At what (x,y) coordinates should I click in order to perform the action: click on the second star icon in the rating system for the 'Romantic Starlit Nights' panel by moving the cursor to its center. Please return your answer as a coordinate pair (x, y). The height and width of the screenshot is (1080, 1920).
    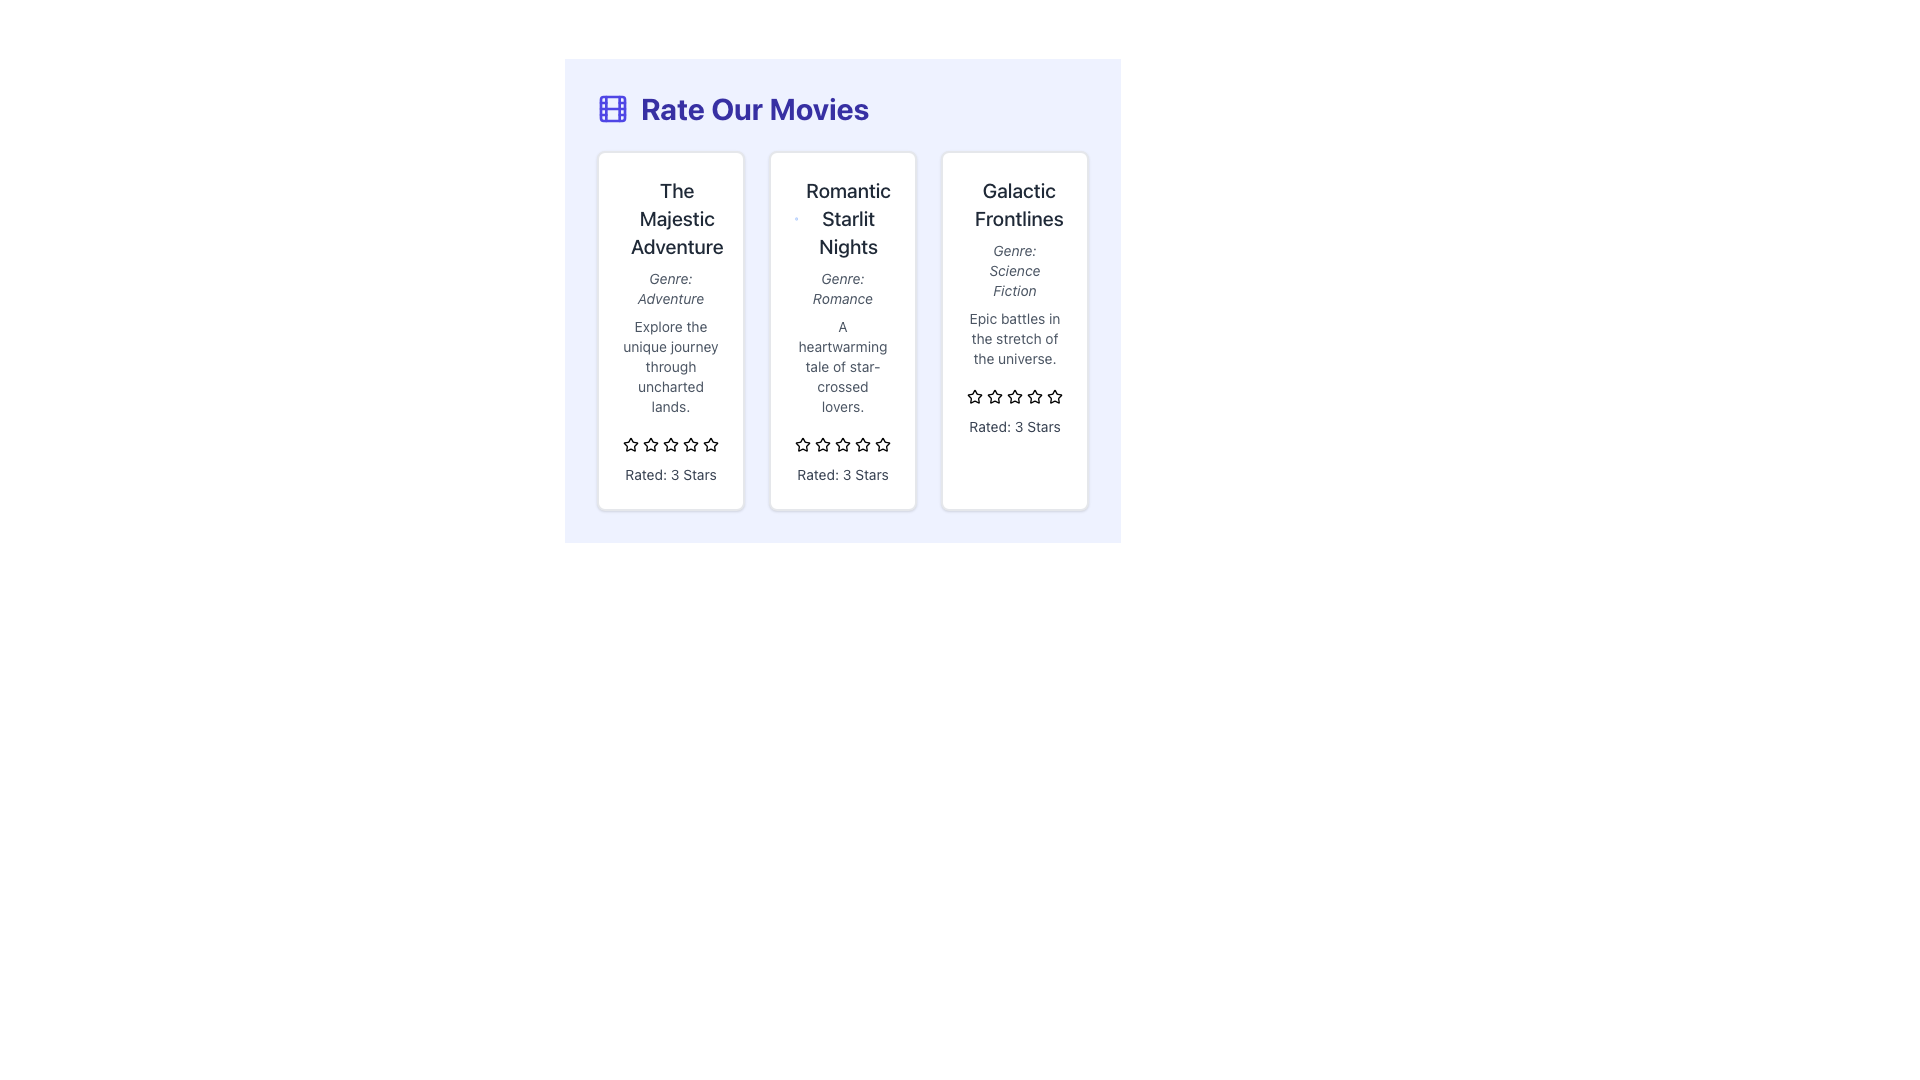
    Looking at the image, I should click on (802, 443).